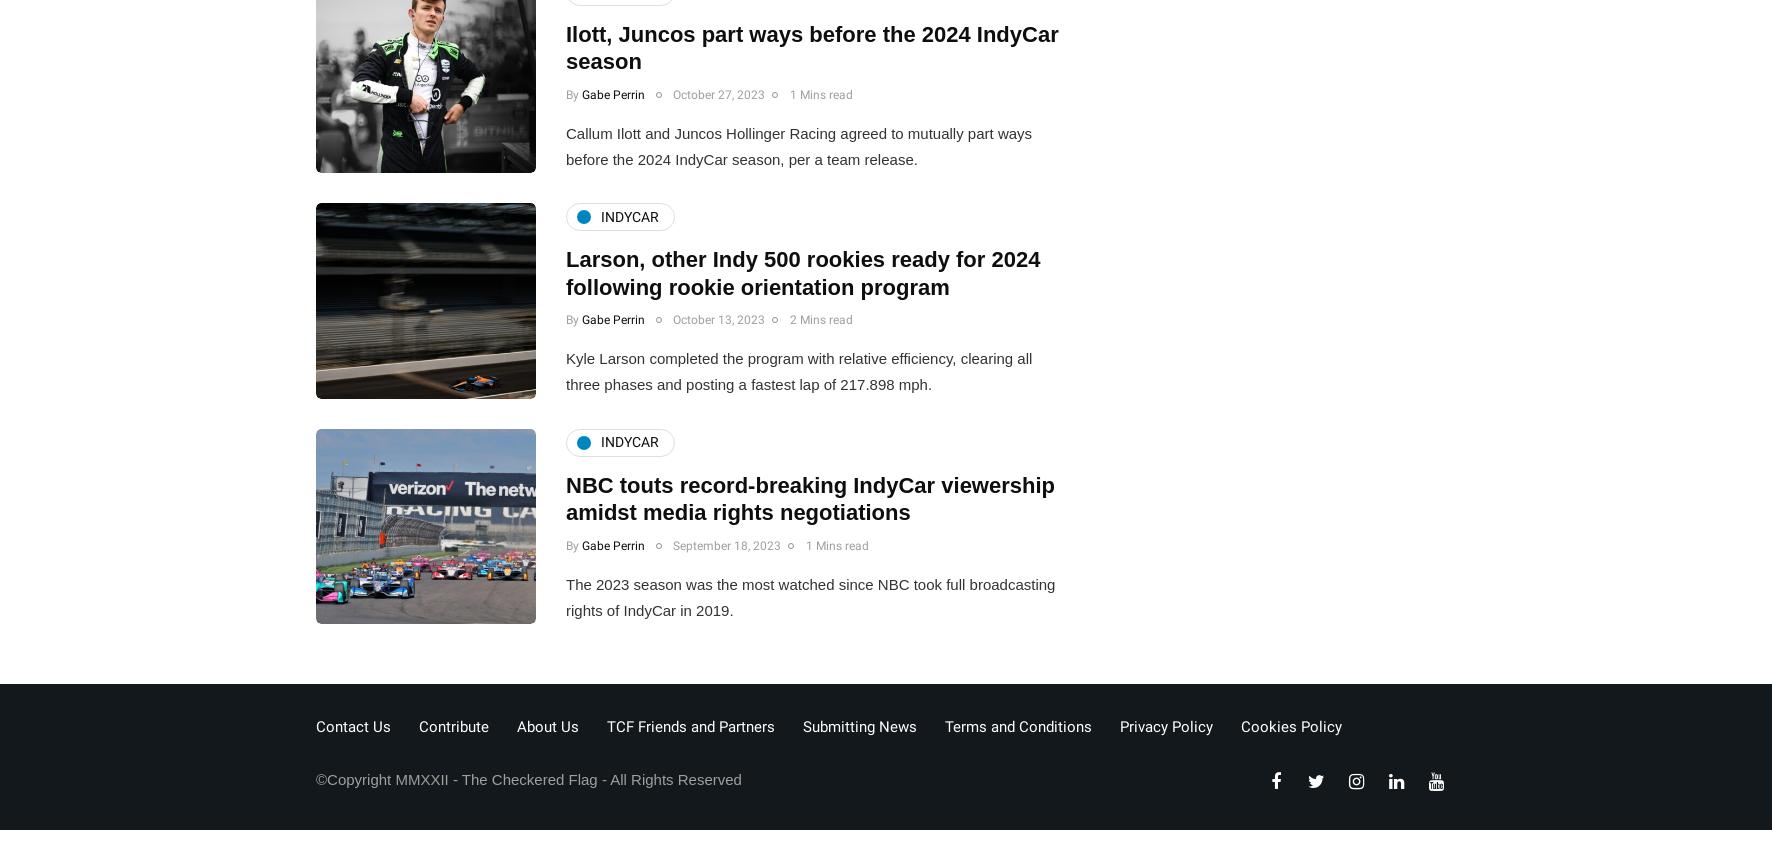 This screenshot has height=867, width=1772. I want to click on 'Terms and Conditions', so click(1018, 725).